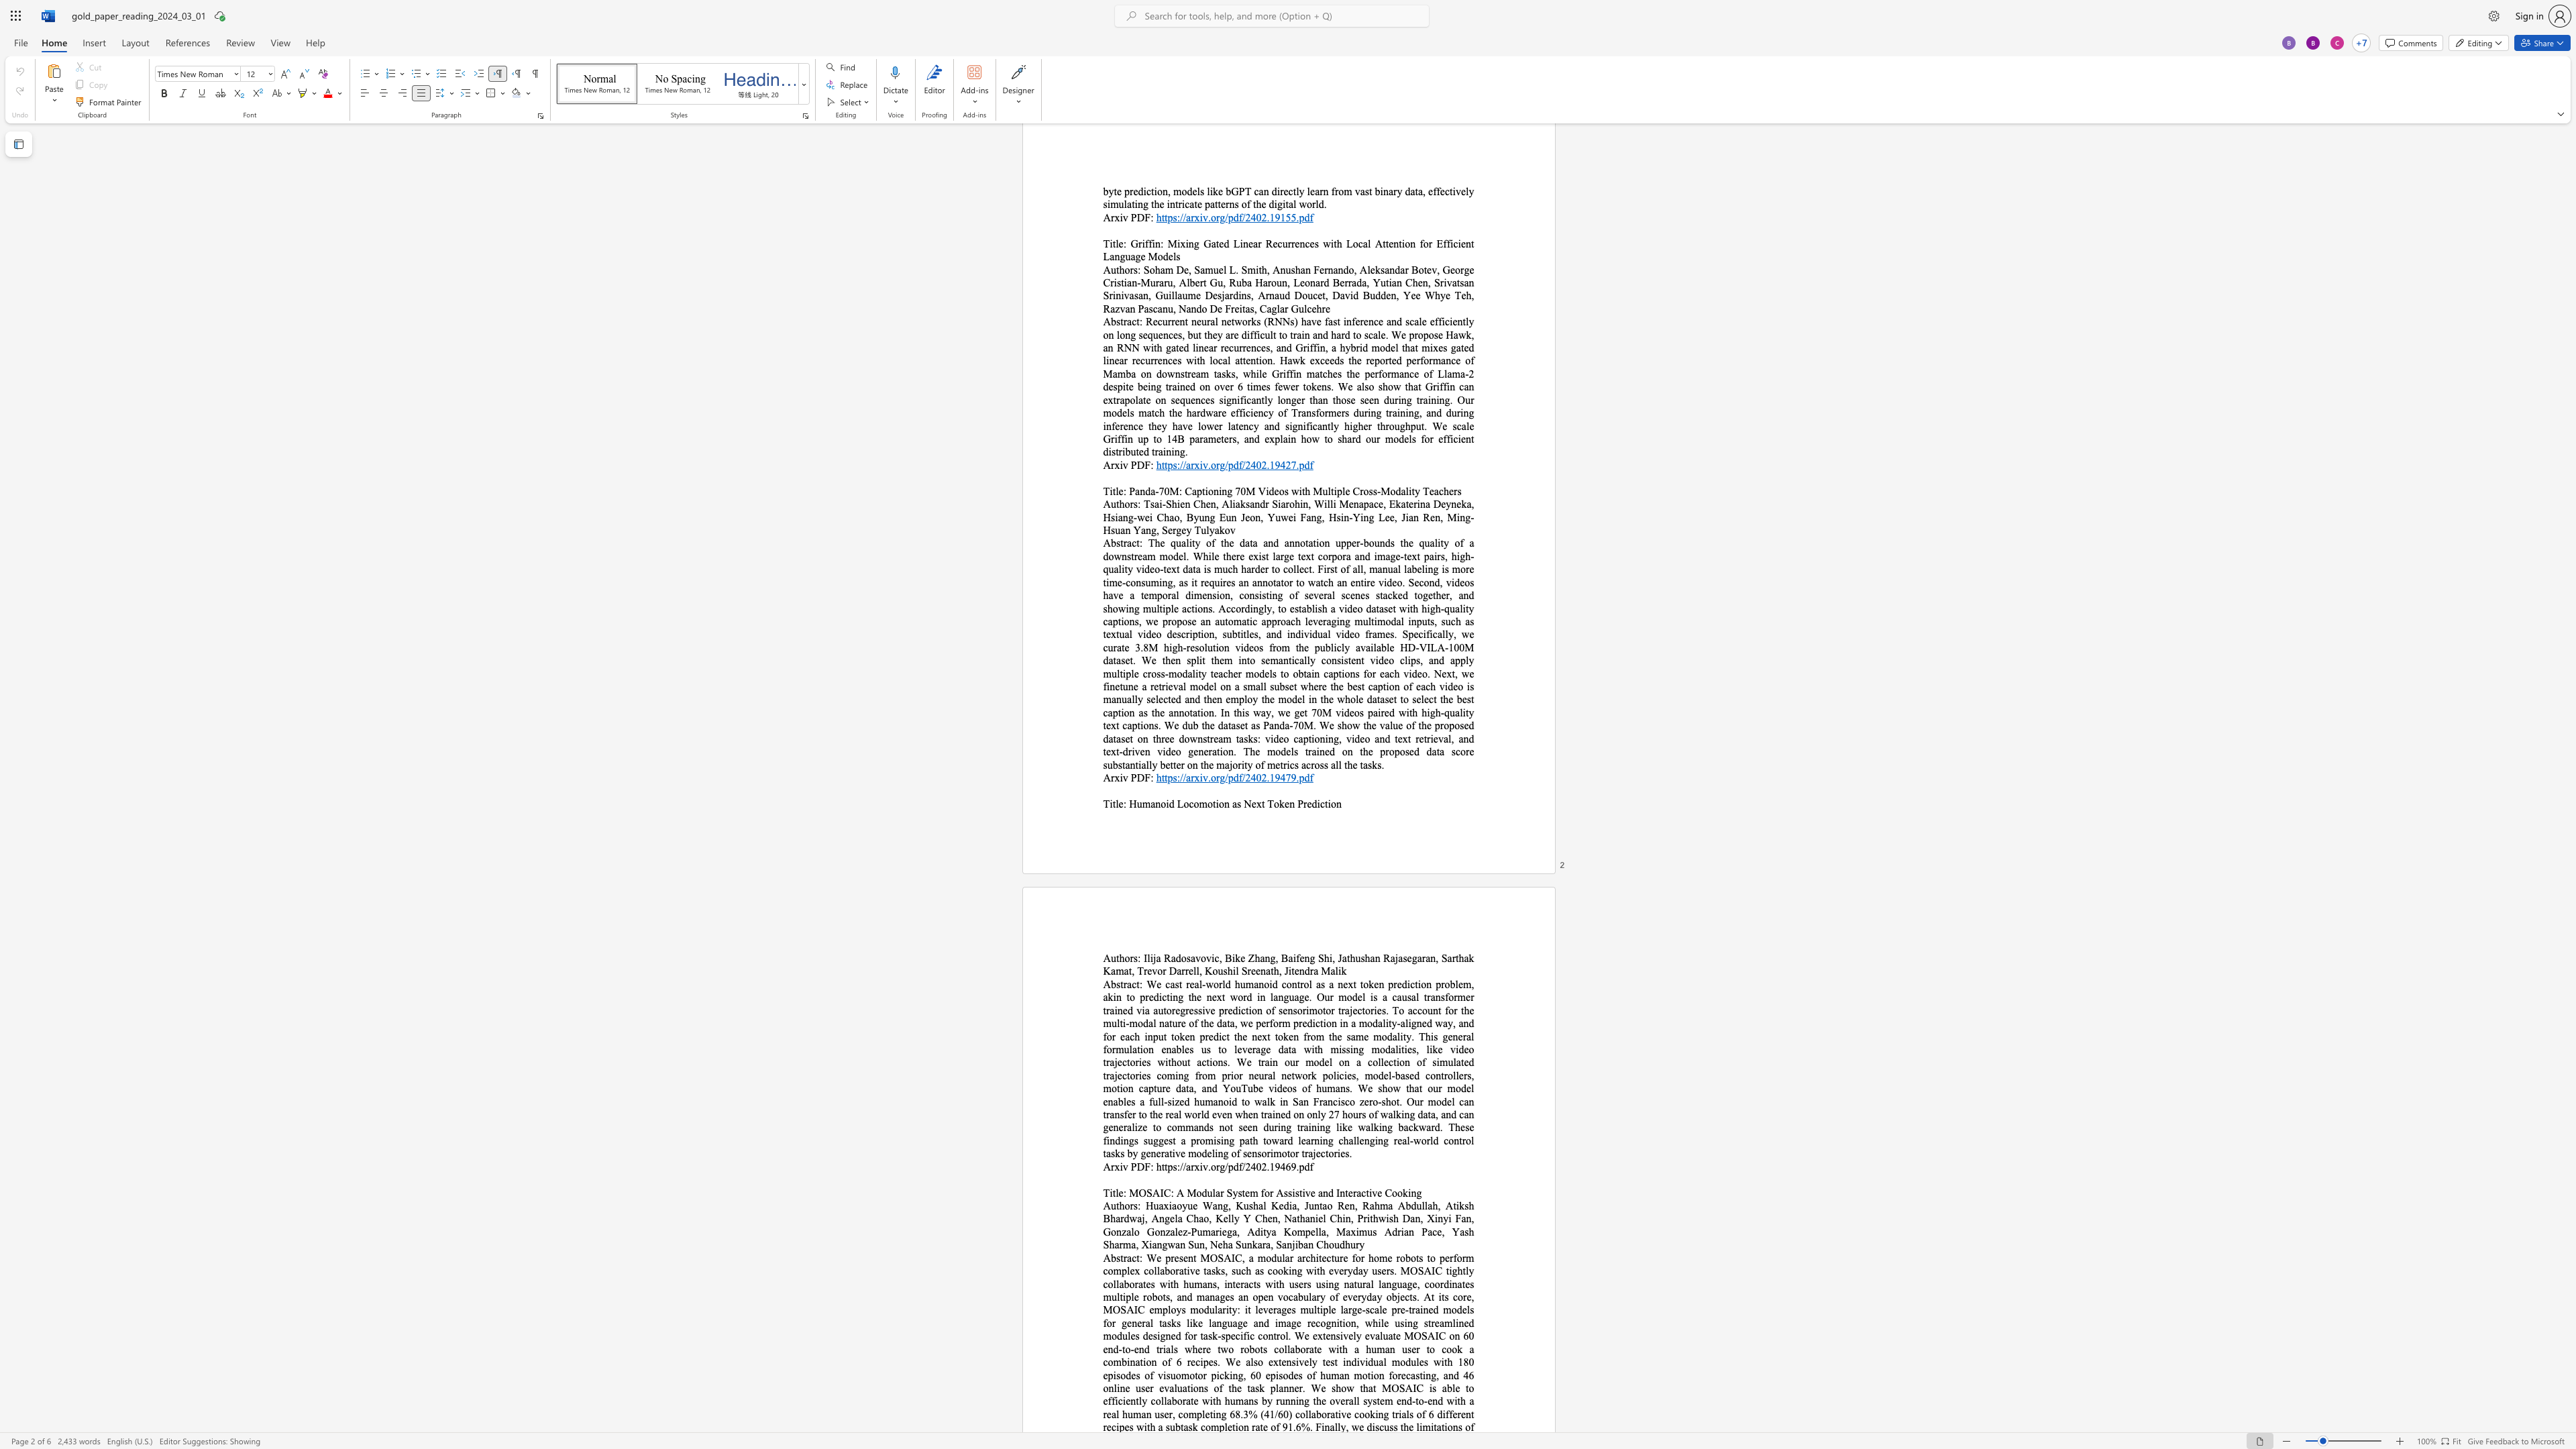 Image resolution: width=2576 pixels, height=1449 pixels. Describe the element at coordinates (1123, 1166) in the screenshot. I see `the space between the continuous character "i" and "v" in the text` at that location.